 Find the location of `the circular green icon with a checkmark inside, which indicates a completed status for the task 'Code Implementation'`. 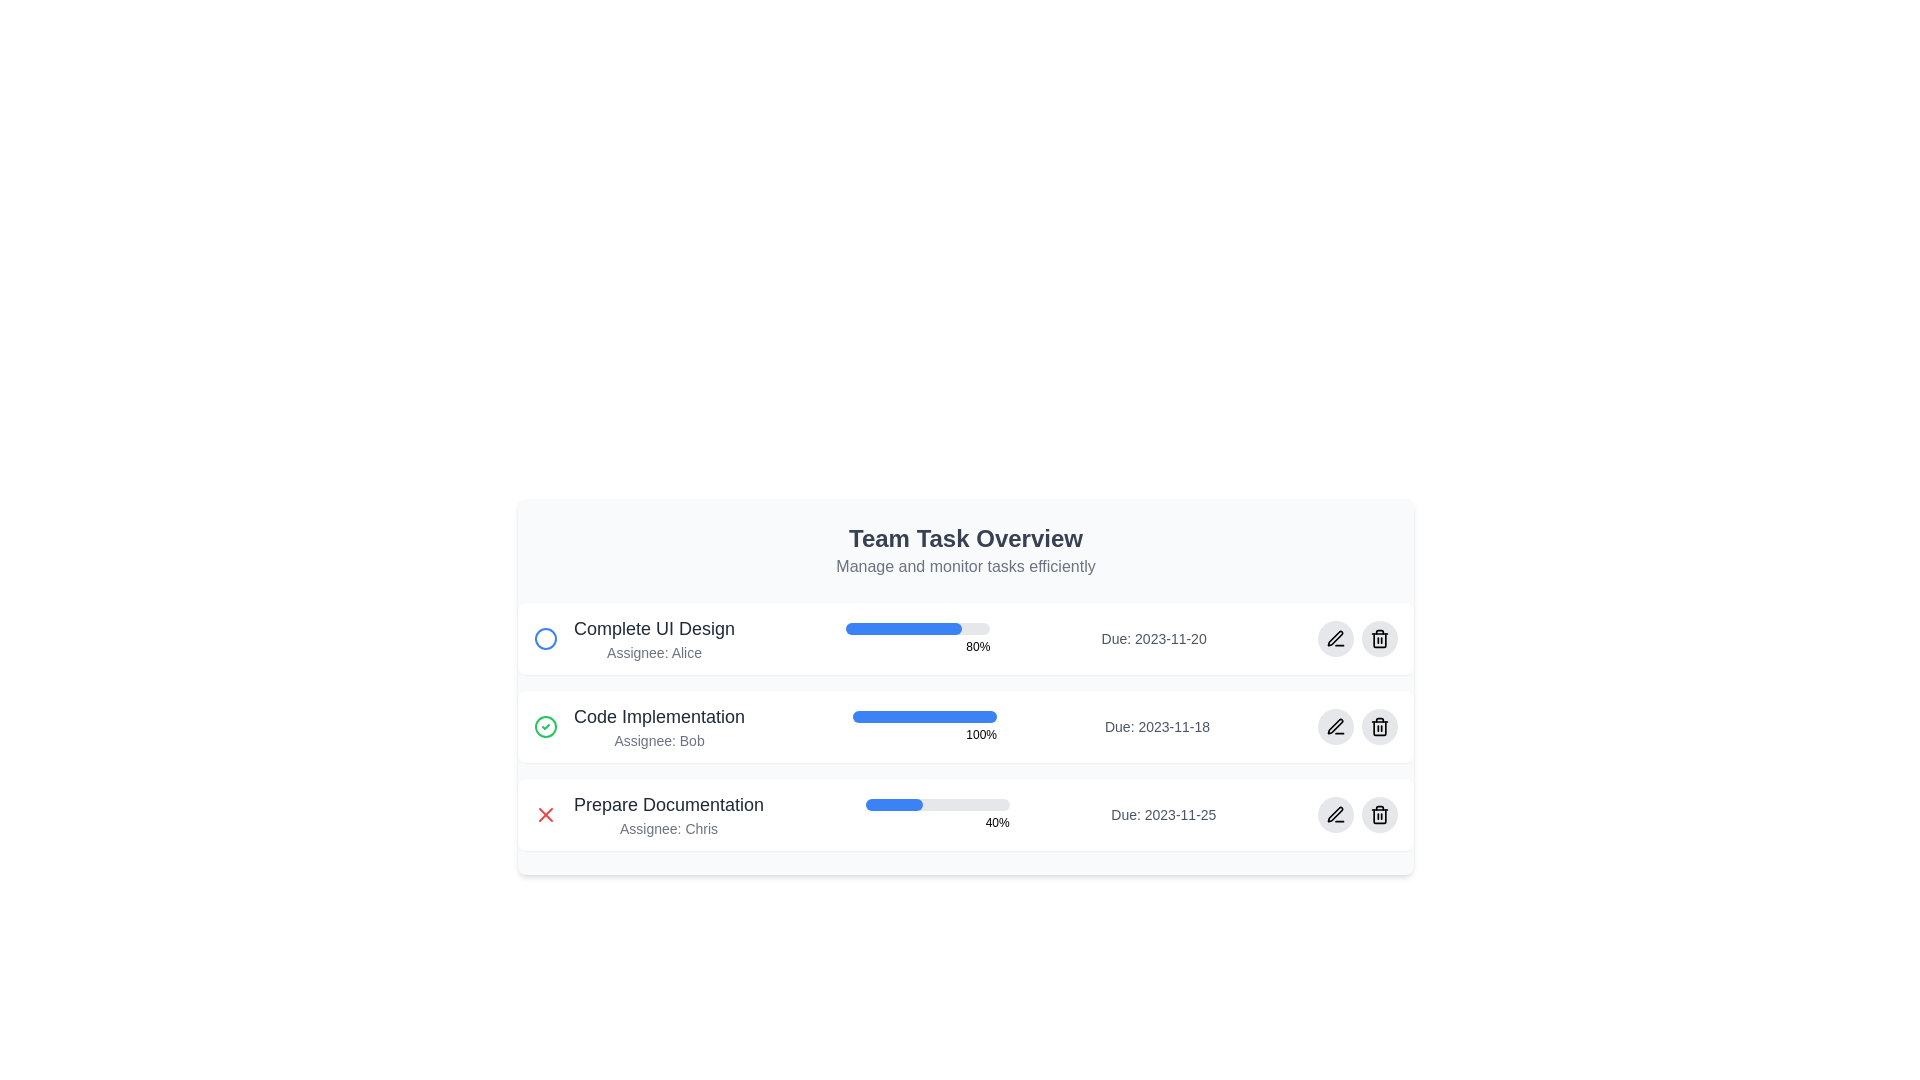

the circular green icon with a checkmark inside, which indicates a completed status for the task 'Code Implementation' is located at coordinates (546, 726).